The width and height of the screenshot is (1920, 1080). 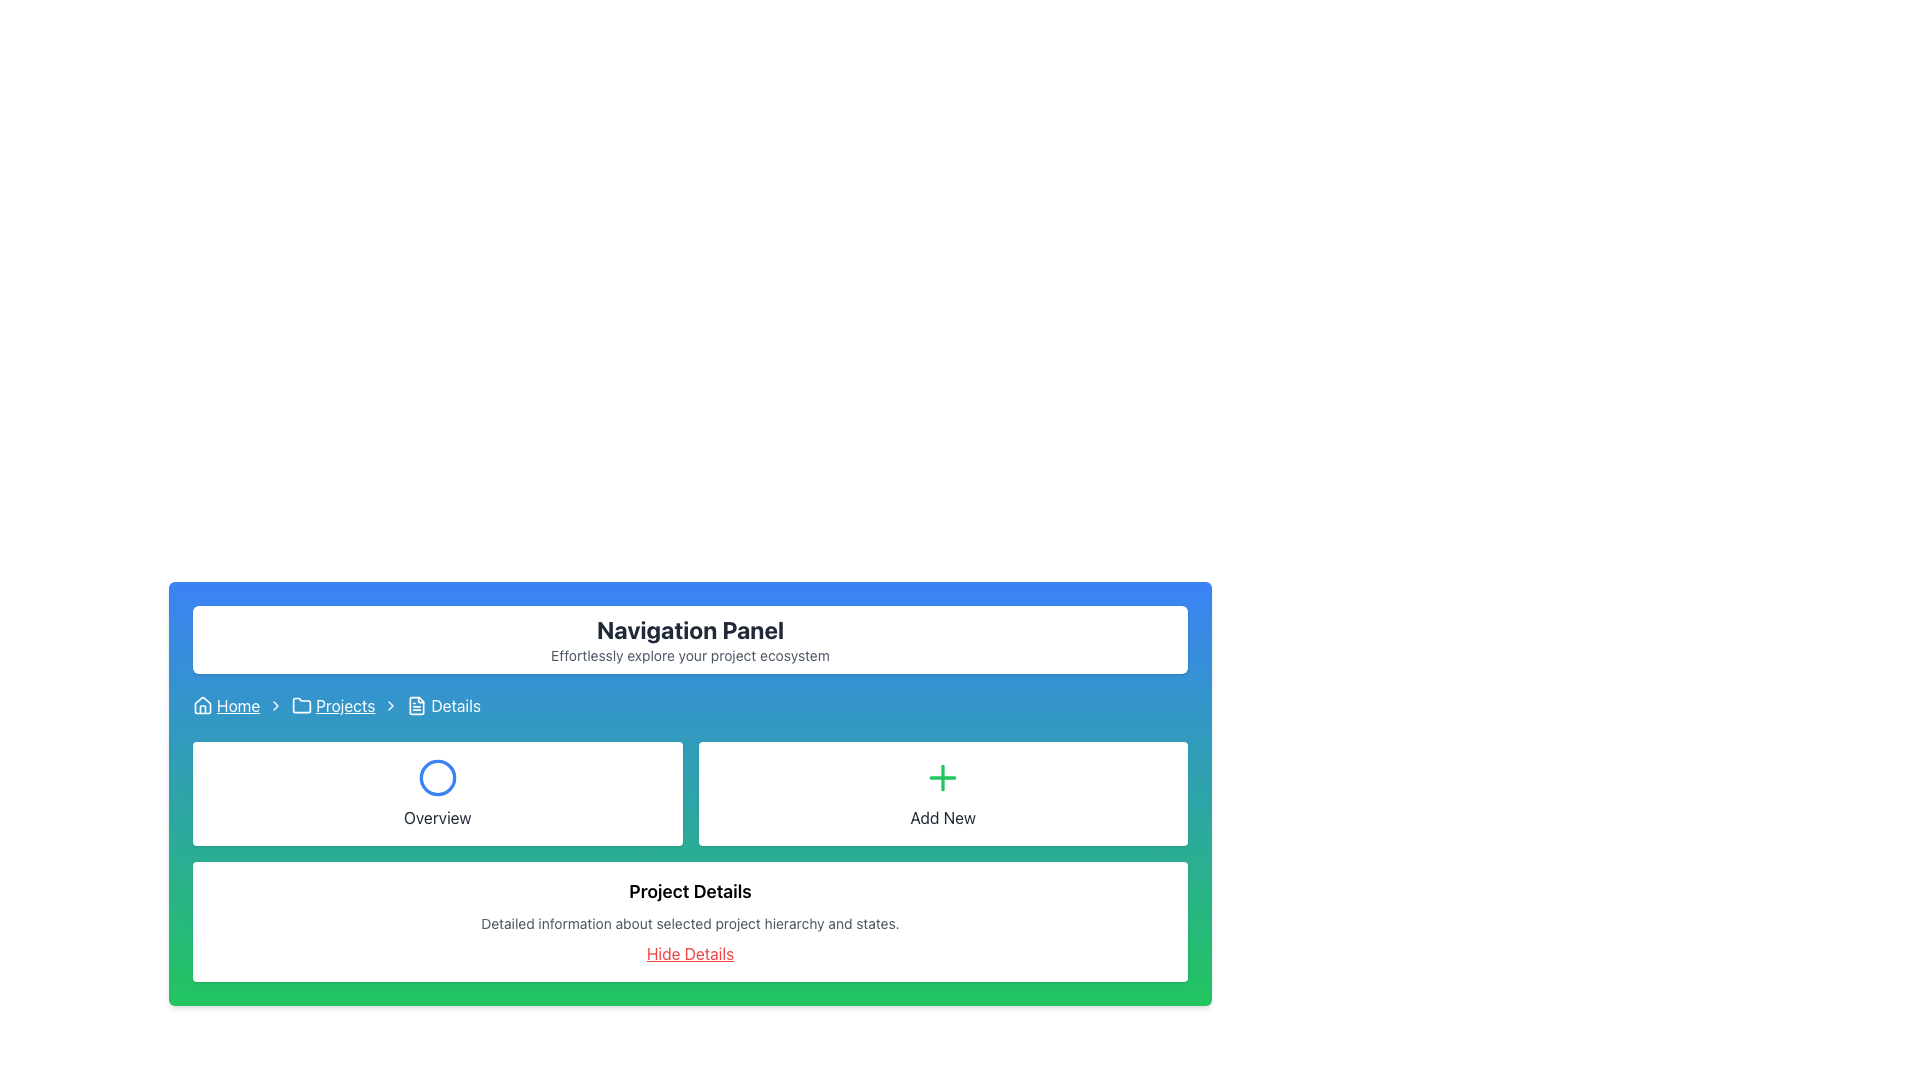 What do you see at coordinates (416, 704) in the screenshot?
I see `the 'Details' icon in the breadcrumb navigation, which is located to the right of the house icon and the folder icon` at bounding box center [416, 704].